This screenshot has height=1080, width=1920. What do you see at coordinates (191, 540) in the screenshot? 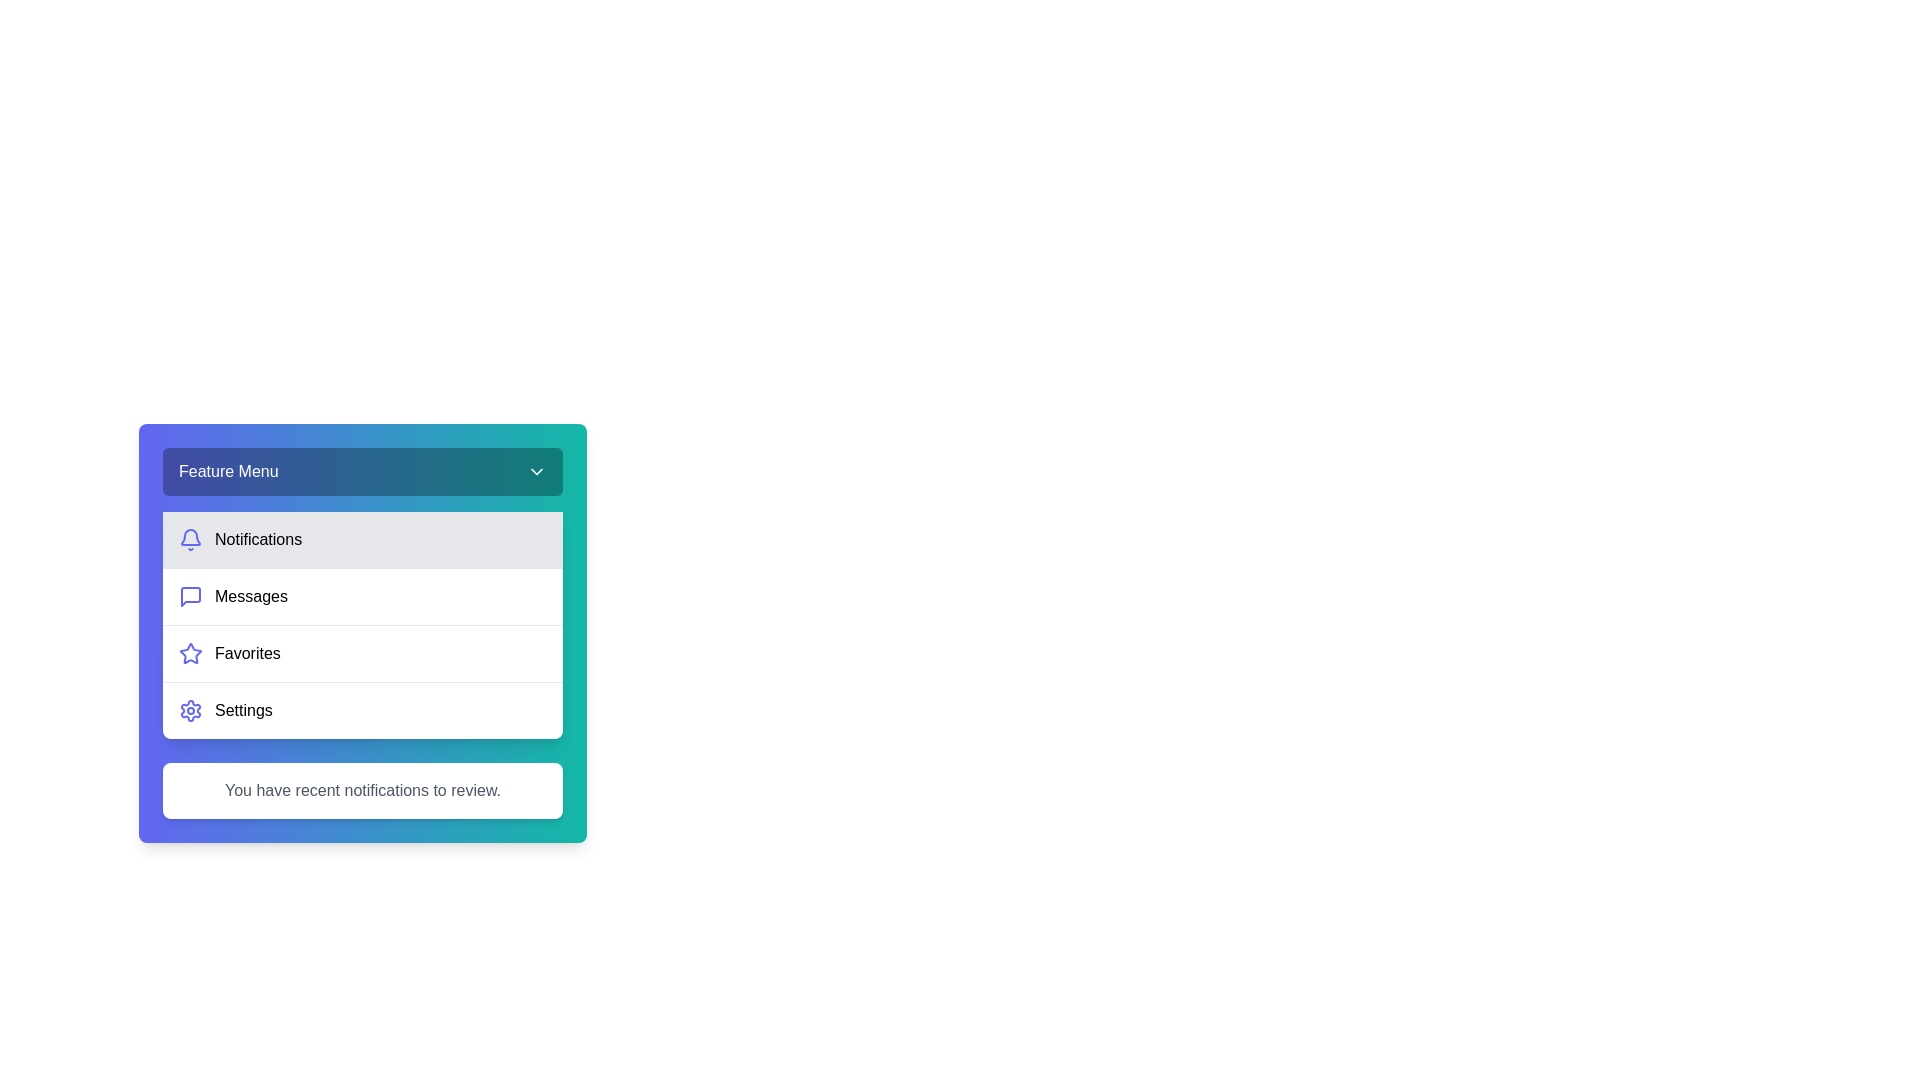
I see `the indigo bell icon located on the leftmost side of the Notifications row, which is the first item under the Feature Menu heading` at bounding box center [191, 540].